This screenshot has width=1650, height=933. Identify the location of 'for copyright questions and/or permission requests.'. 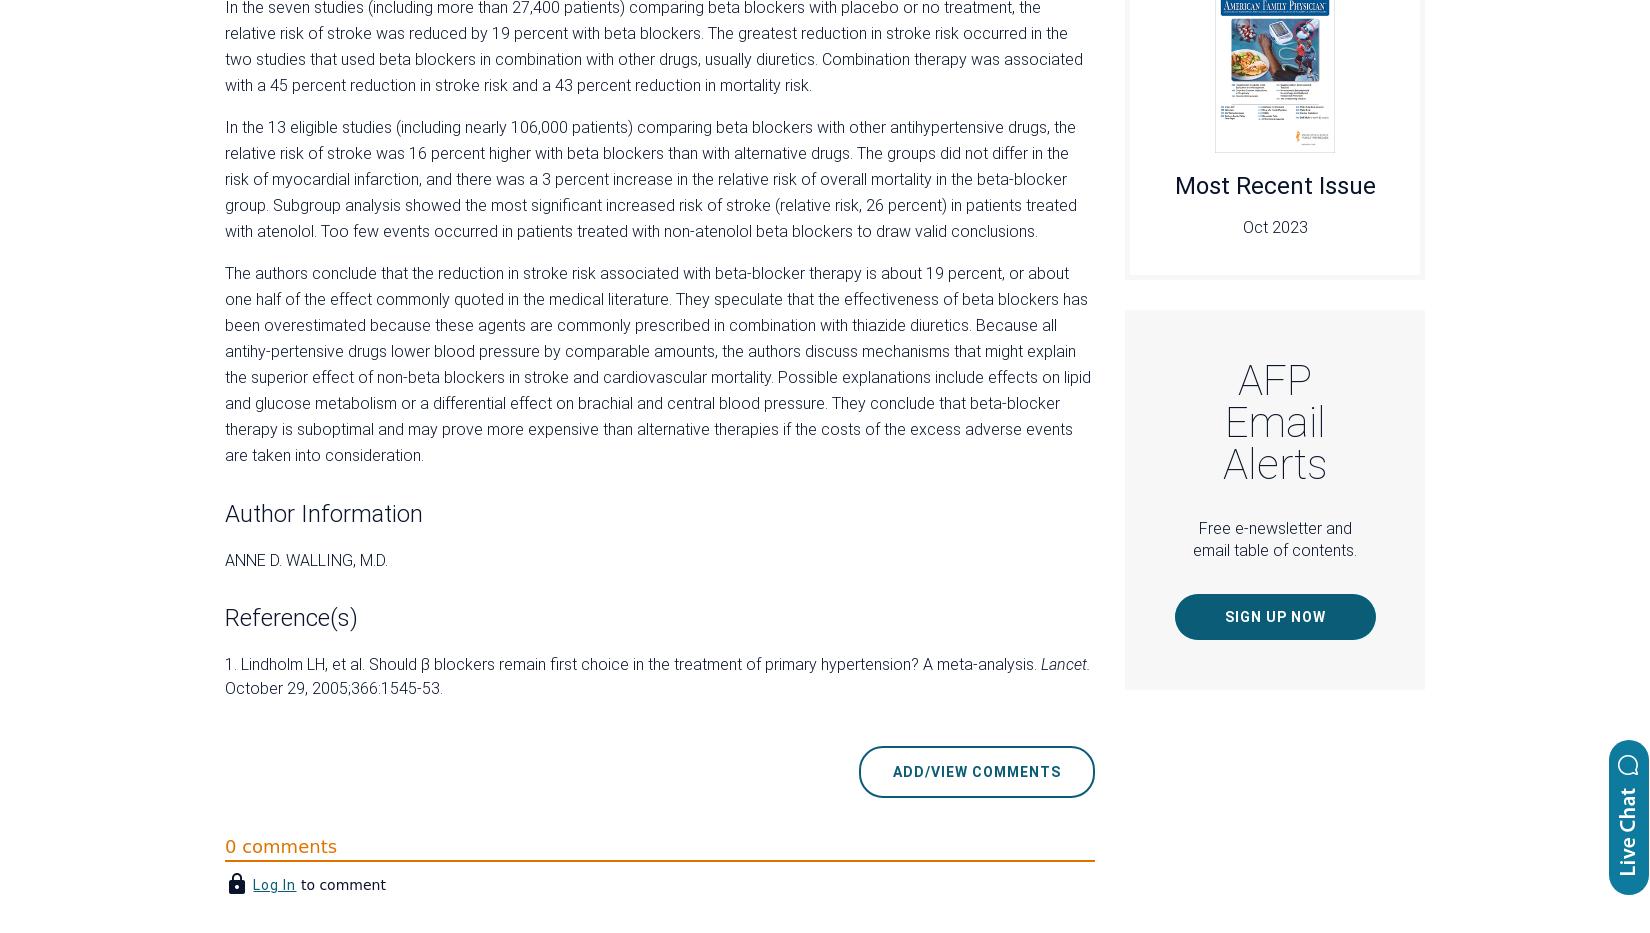
(778, 539).